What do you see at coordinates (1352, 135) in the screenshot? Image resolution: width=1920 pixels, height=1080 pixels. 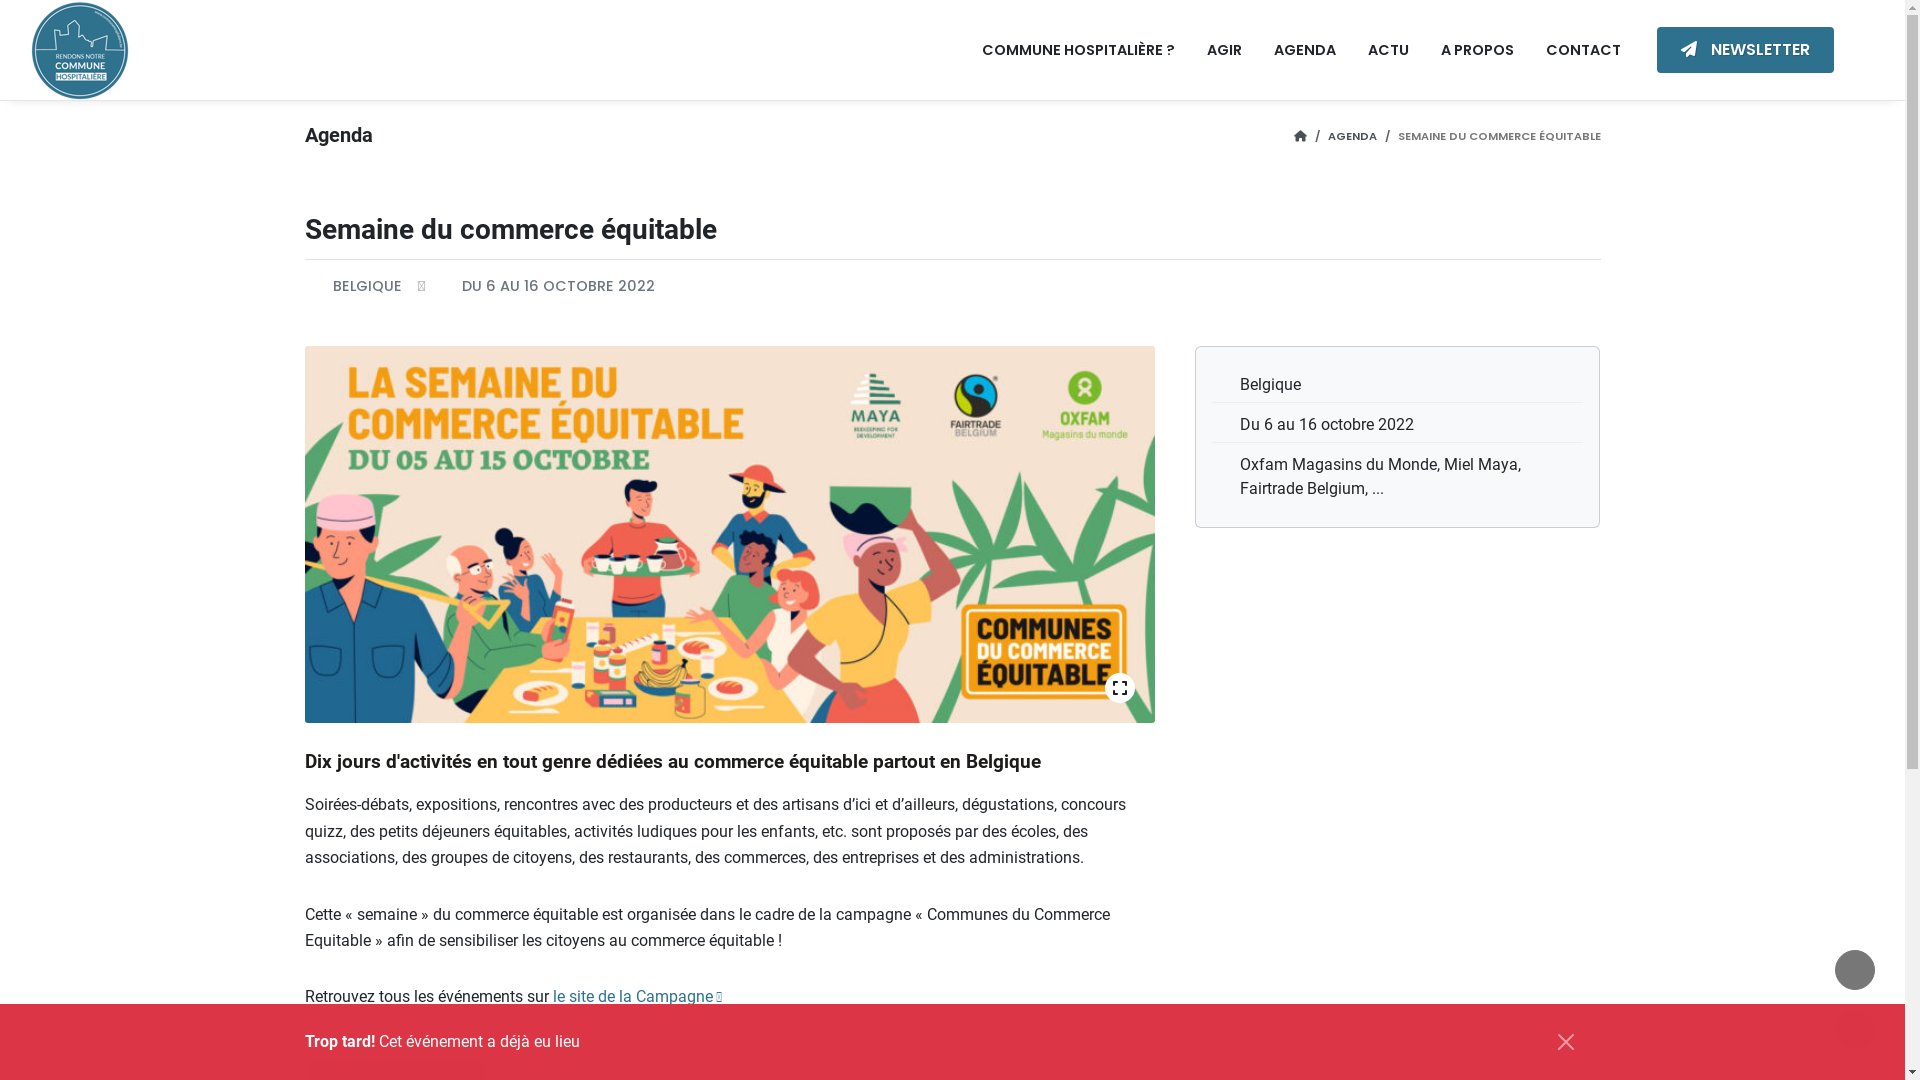 I see `'AGENDA'` at bounding box center [1352, 135].